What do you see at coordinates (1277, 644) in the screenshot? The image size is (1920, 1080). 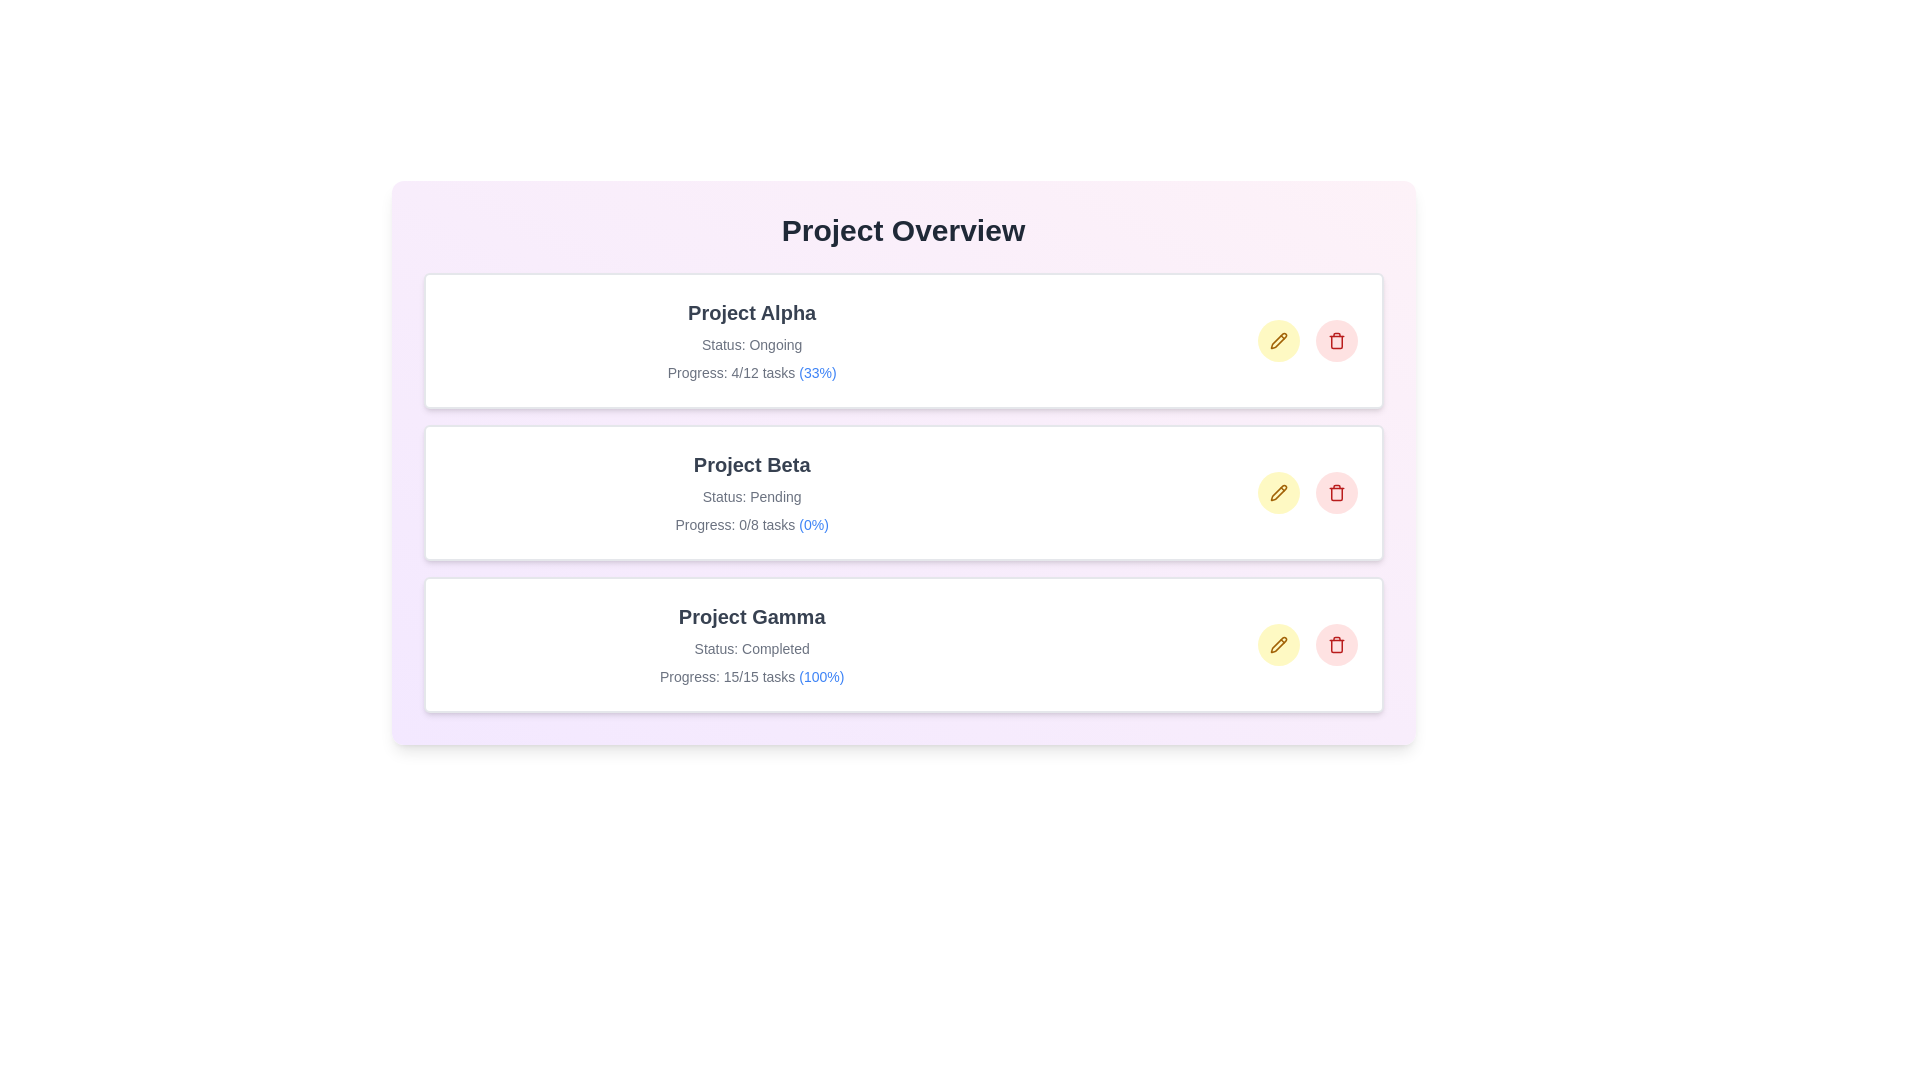 I see `edit icon for the project identified by Project Gamma` at bounding box center [1277, 644].